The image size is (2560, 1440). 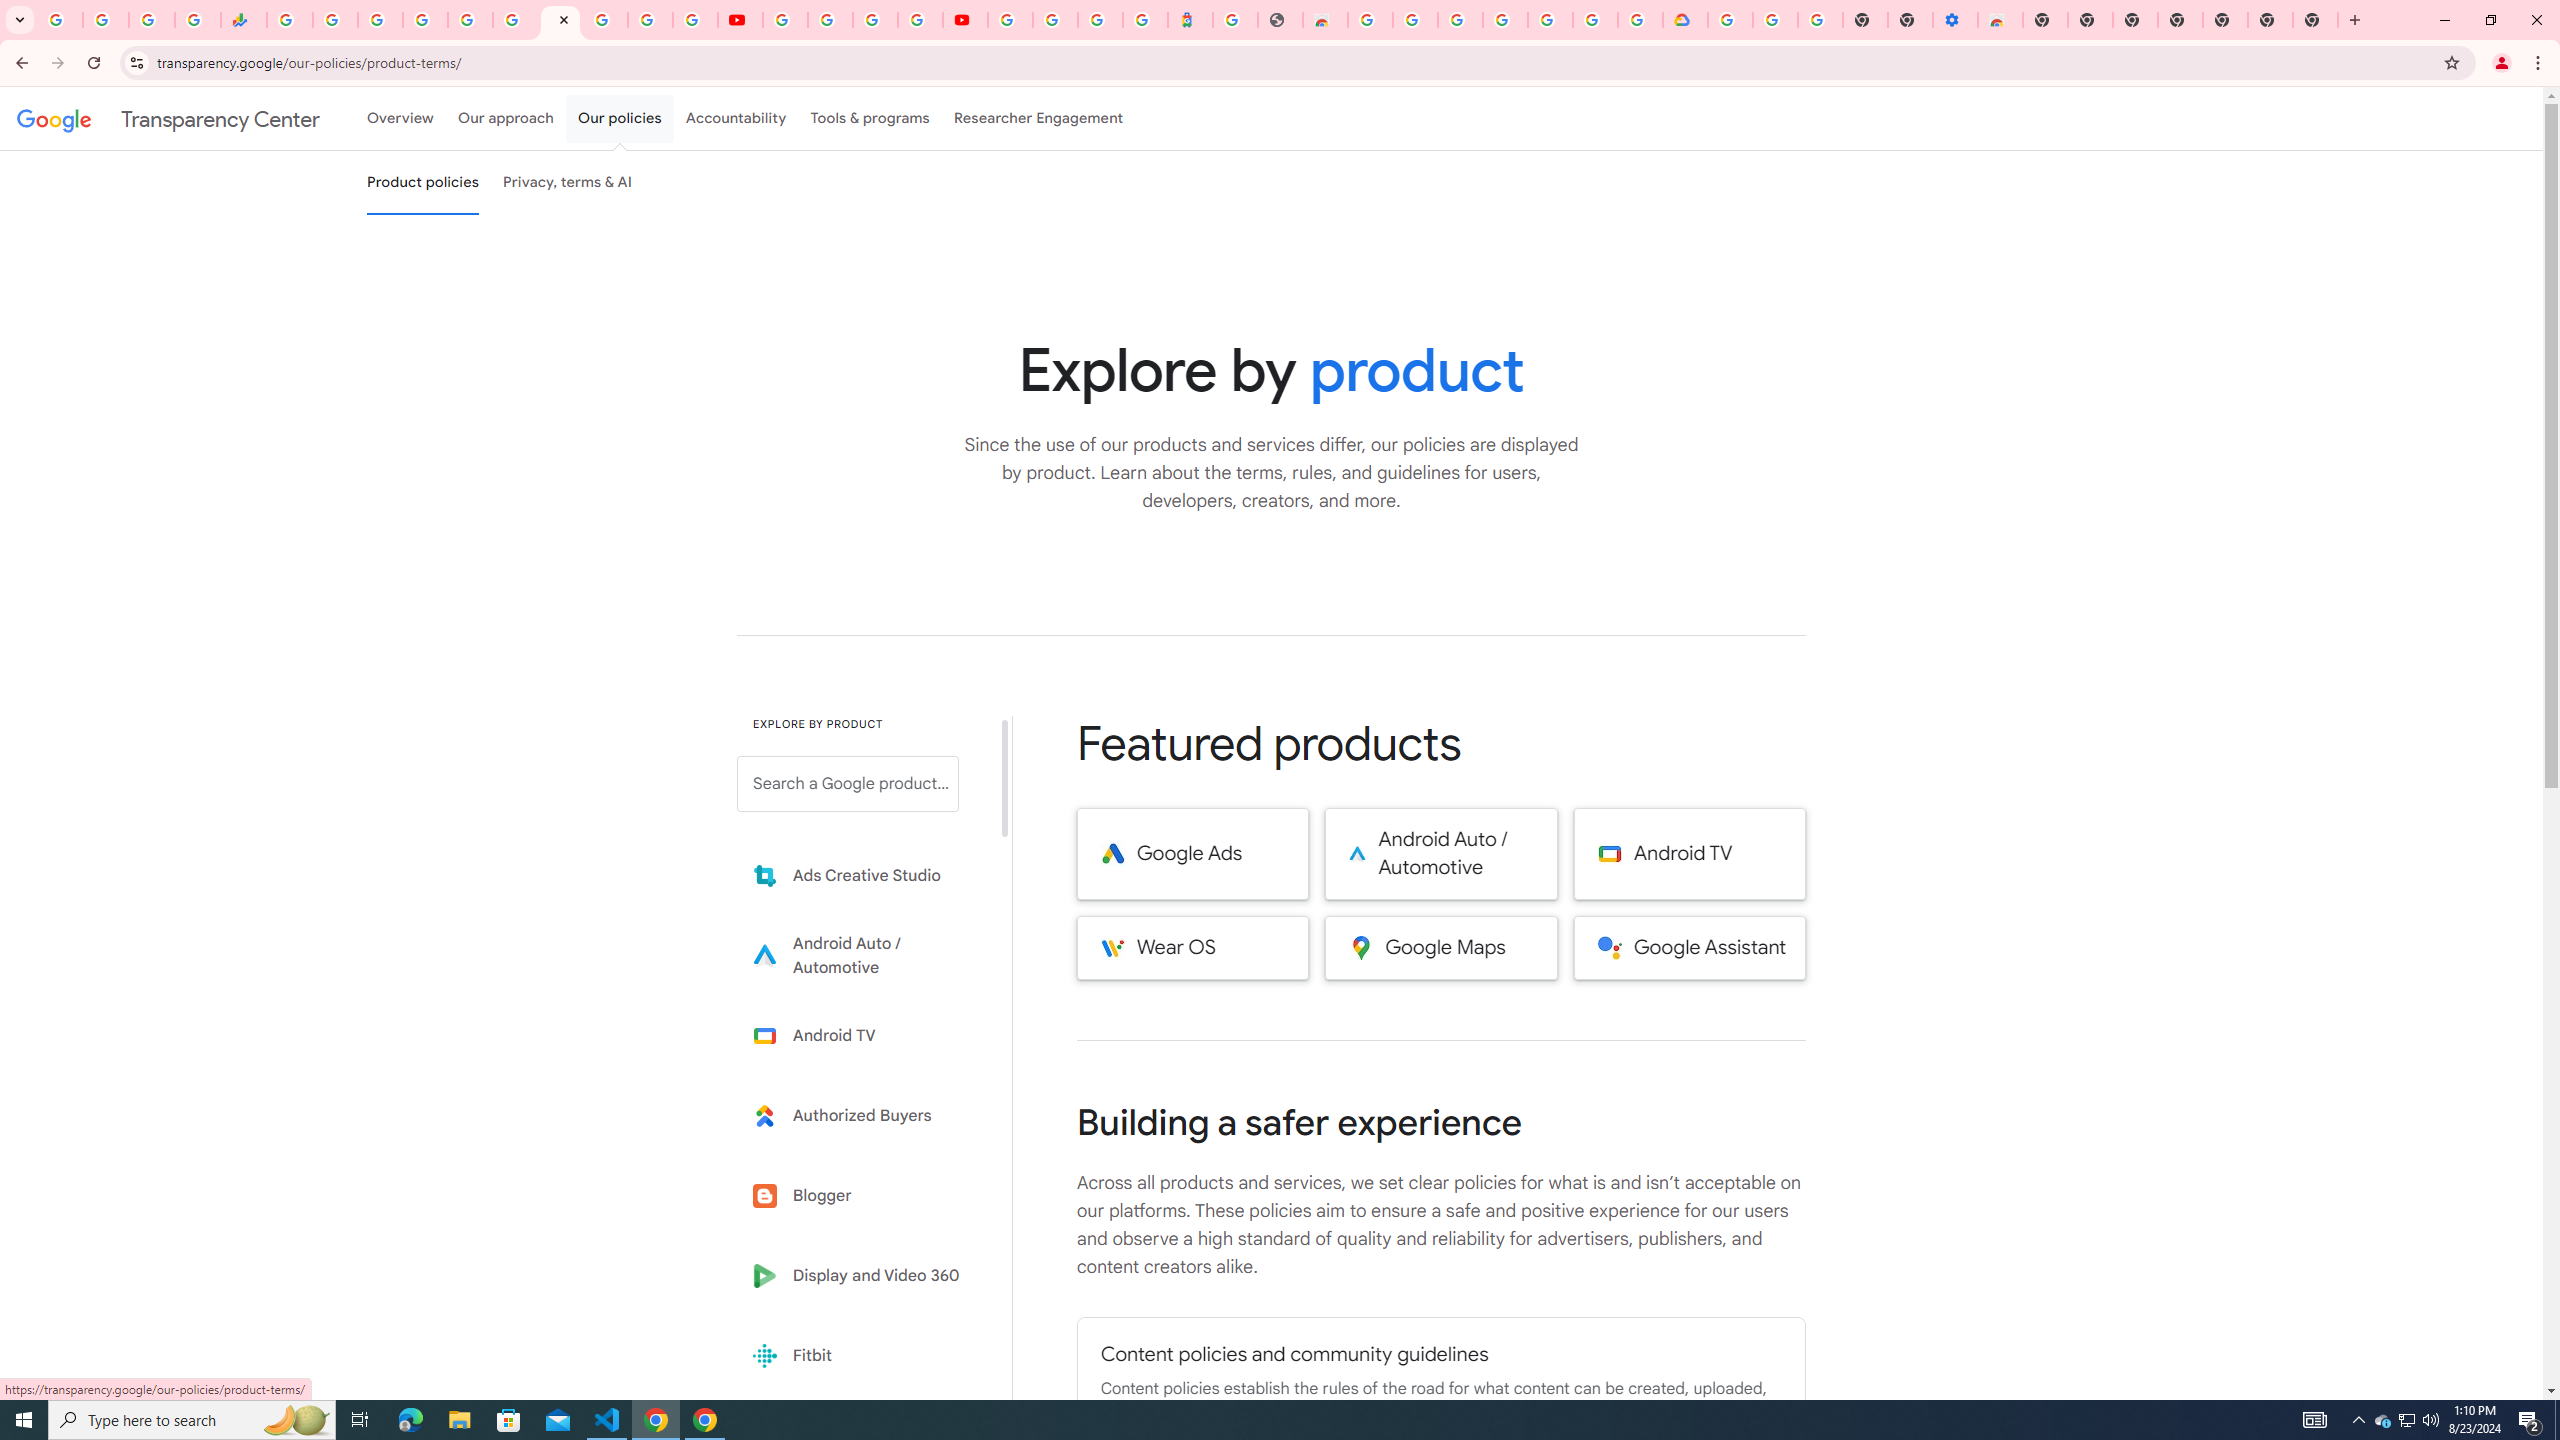 I want to click on 'Accountability', so click(x=735, y=118).